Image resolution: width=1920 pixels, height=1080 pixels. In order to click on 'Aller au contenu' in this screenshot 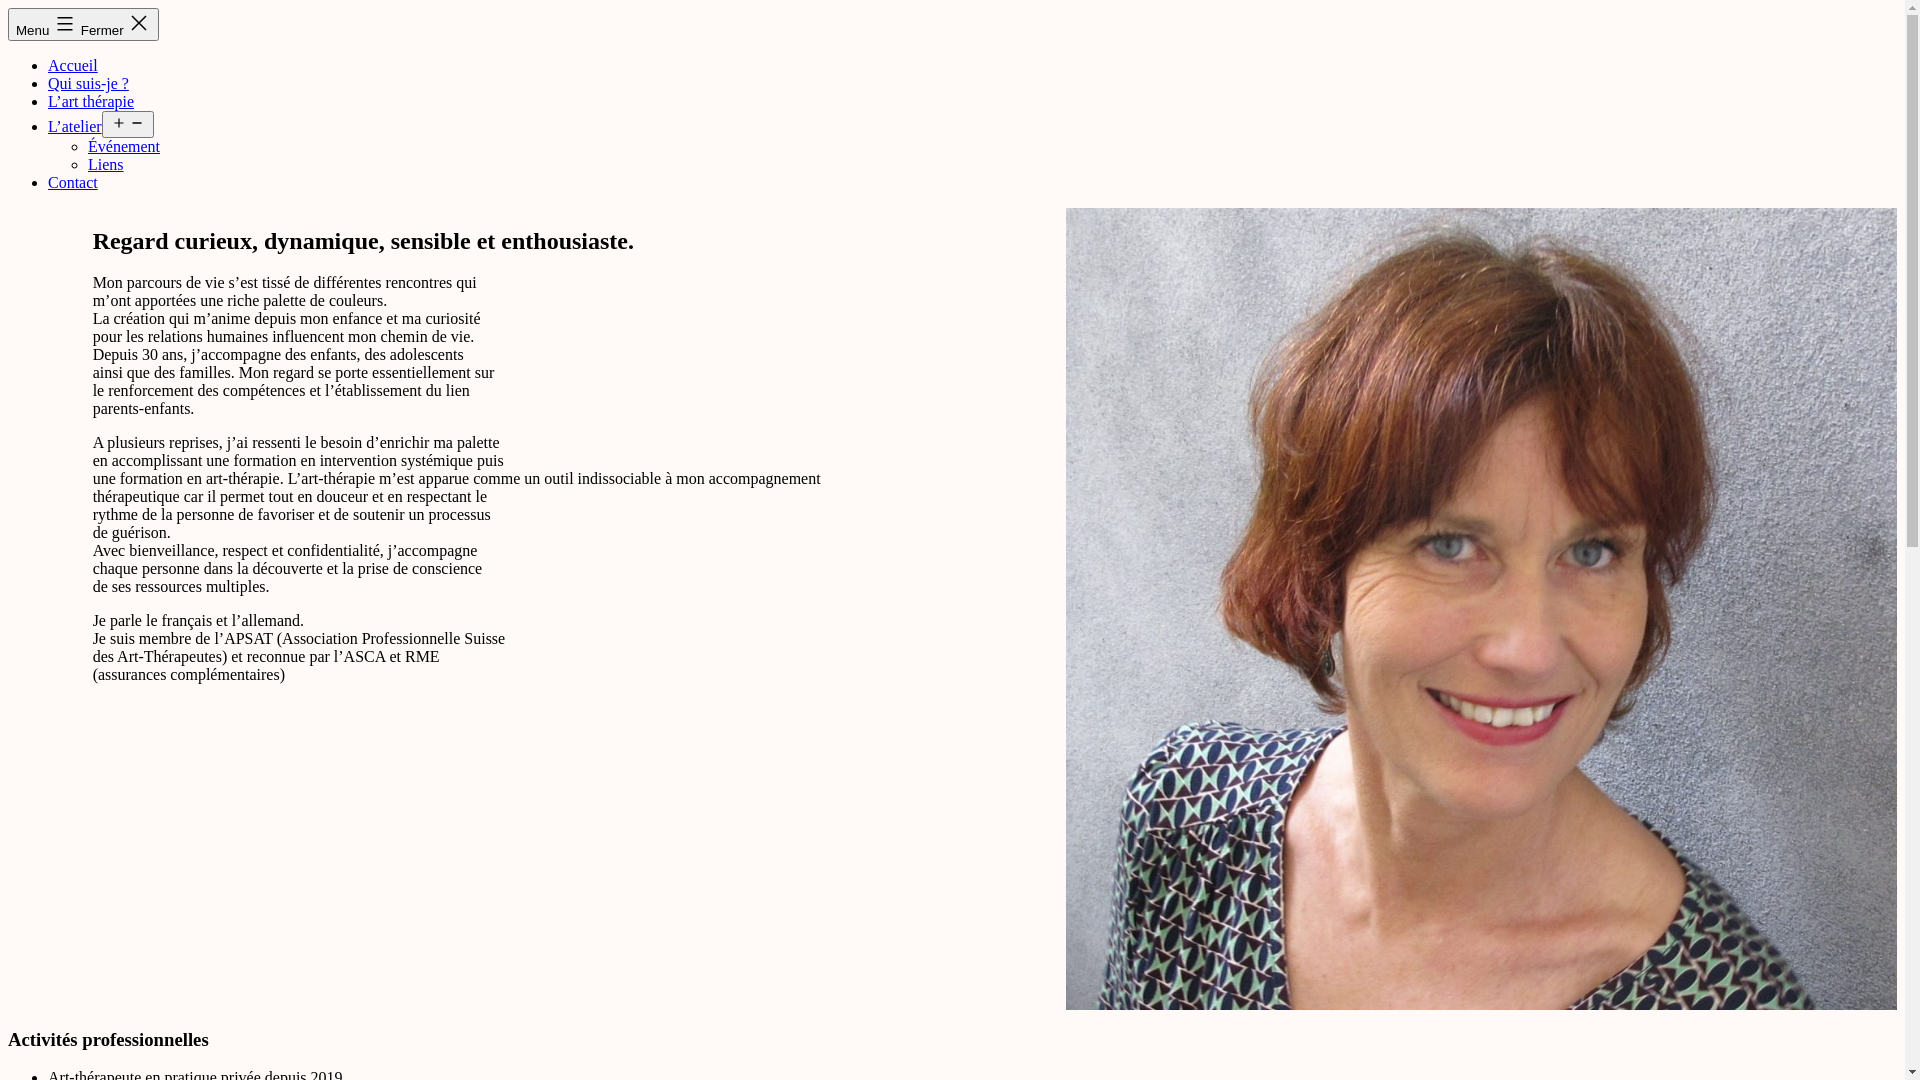, I will do `click(7, 7)`.